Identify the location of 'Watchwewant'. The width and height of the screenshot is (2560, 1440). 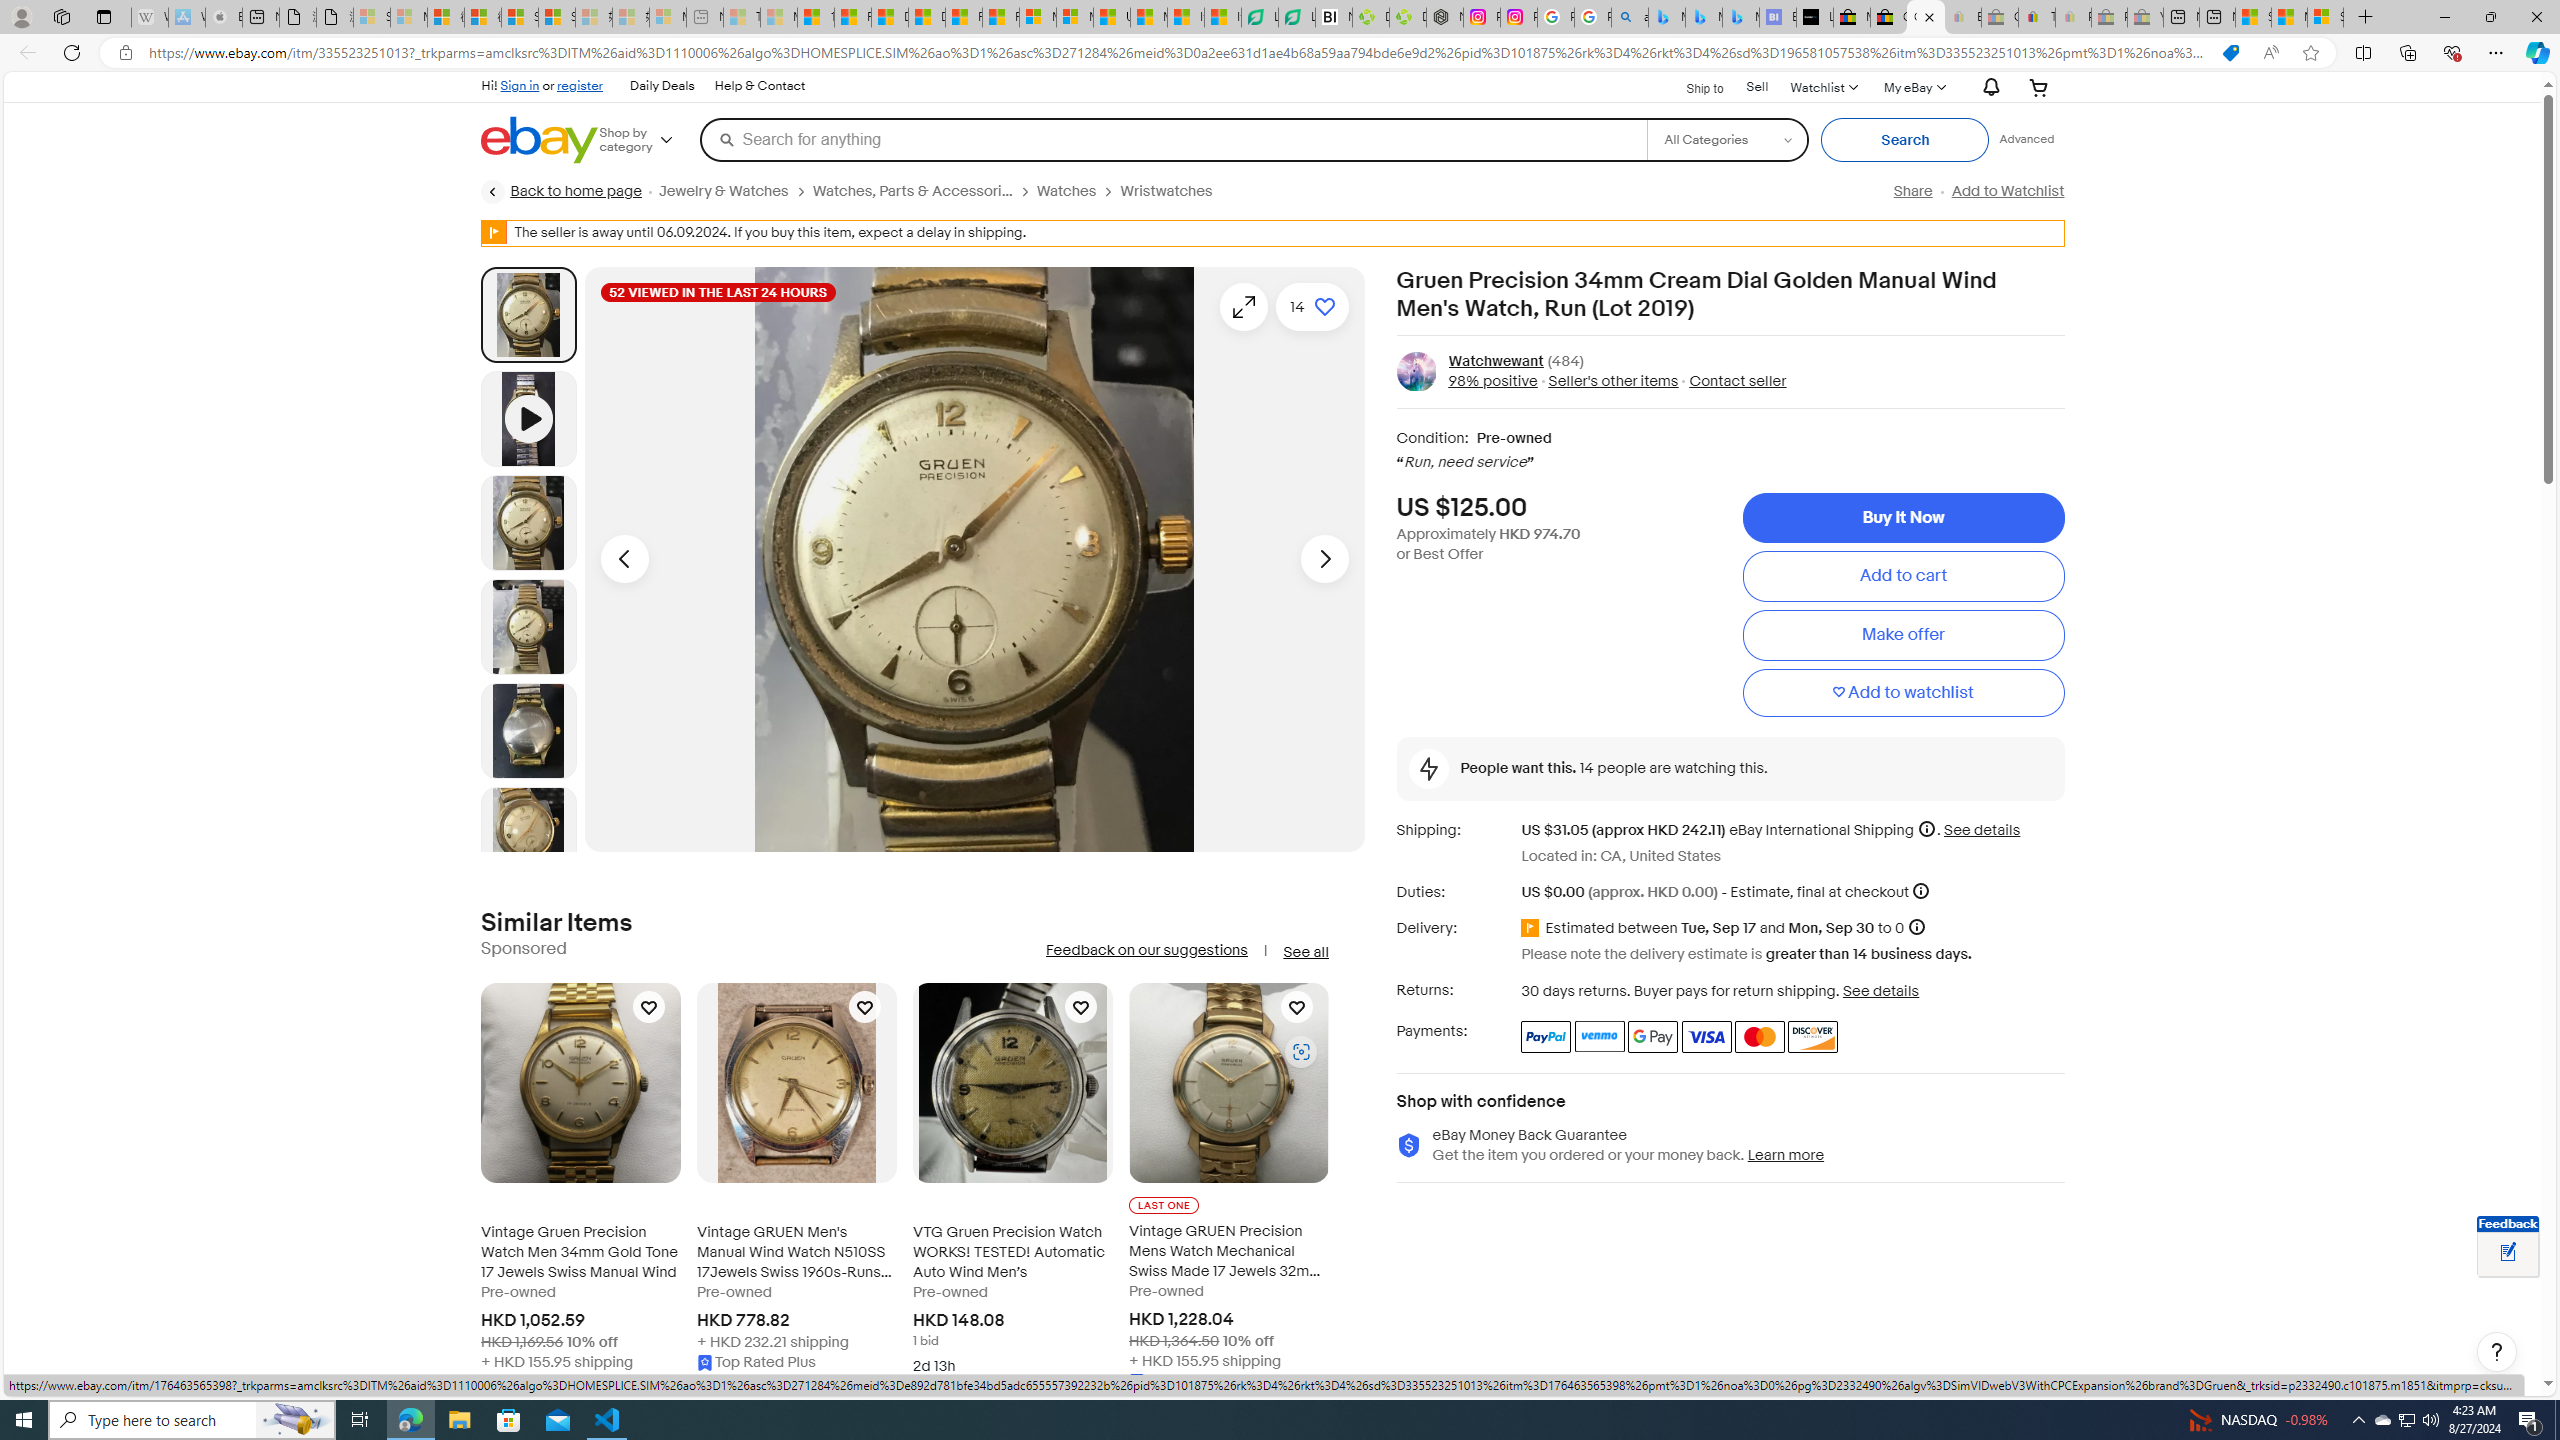
(1496, 360).